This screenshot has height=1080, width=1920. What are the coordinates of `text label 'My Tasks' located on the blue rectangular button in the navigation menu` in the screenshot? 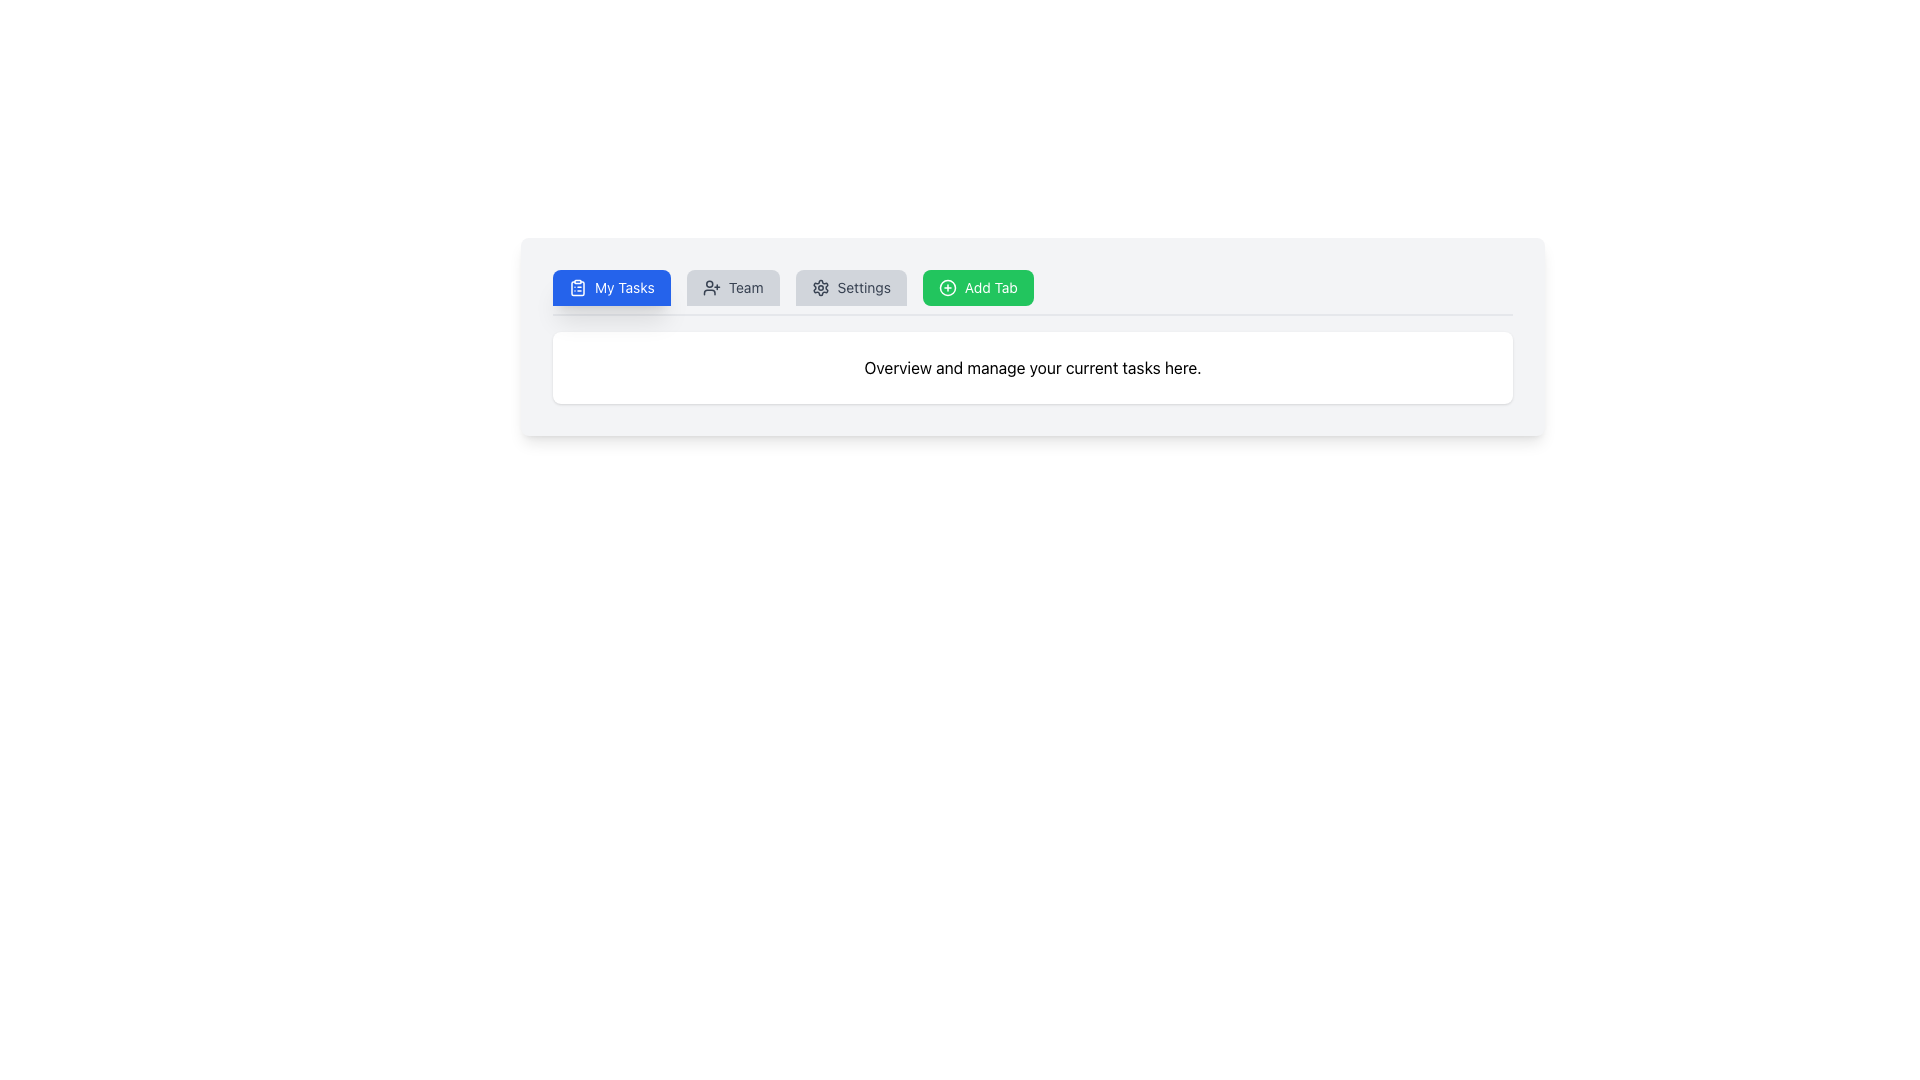 It's located at (623, 288).